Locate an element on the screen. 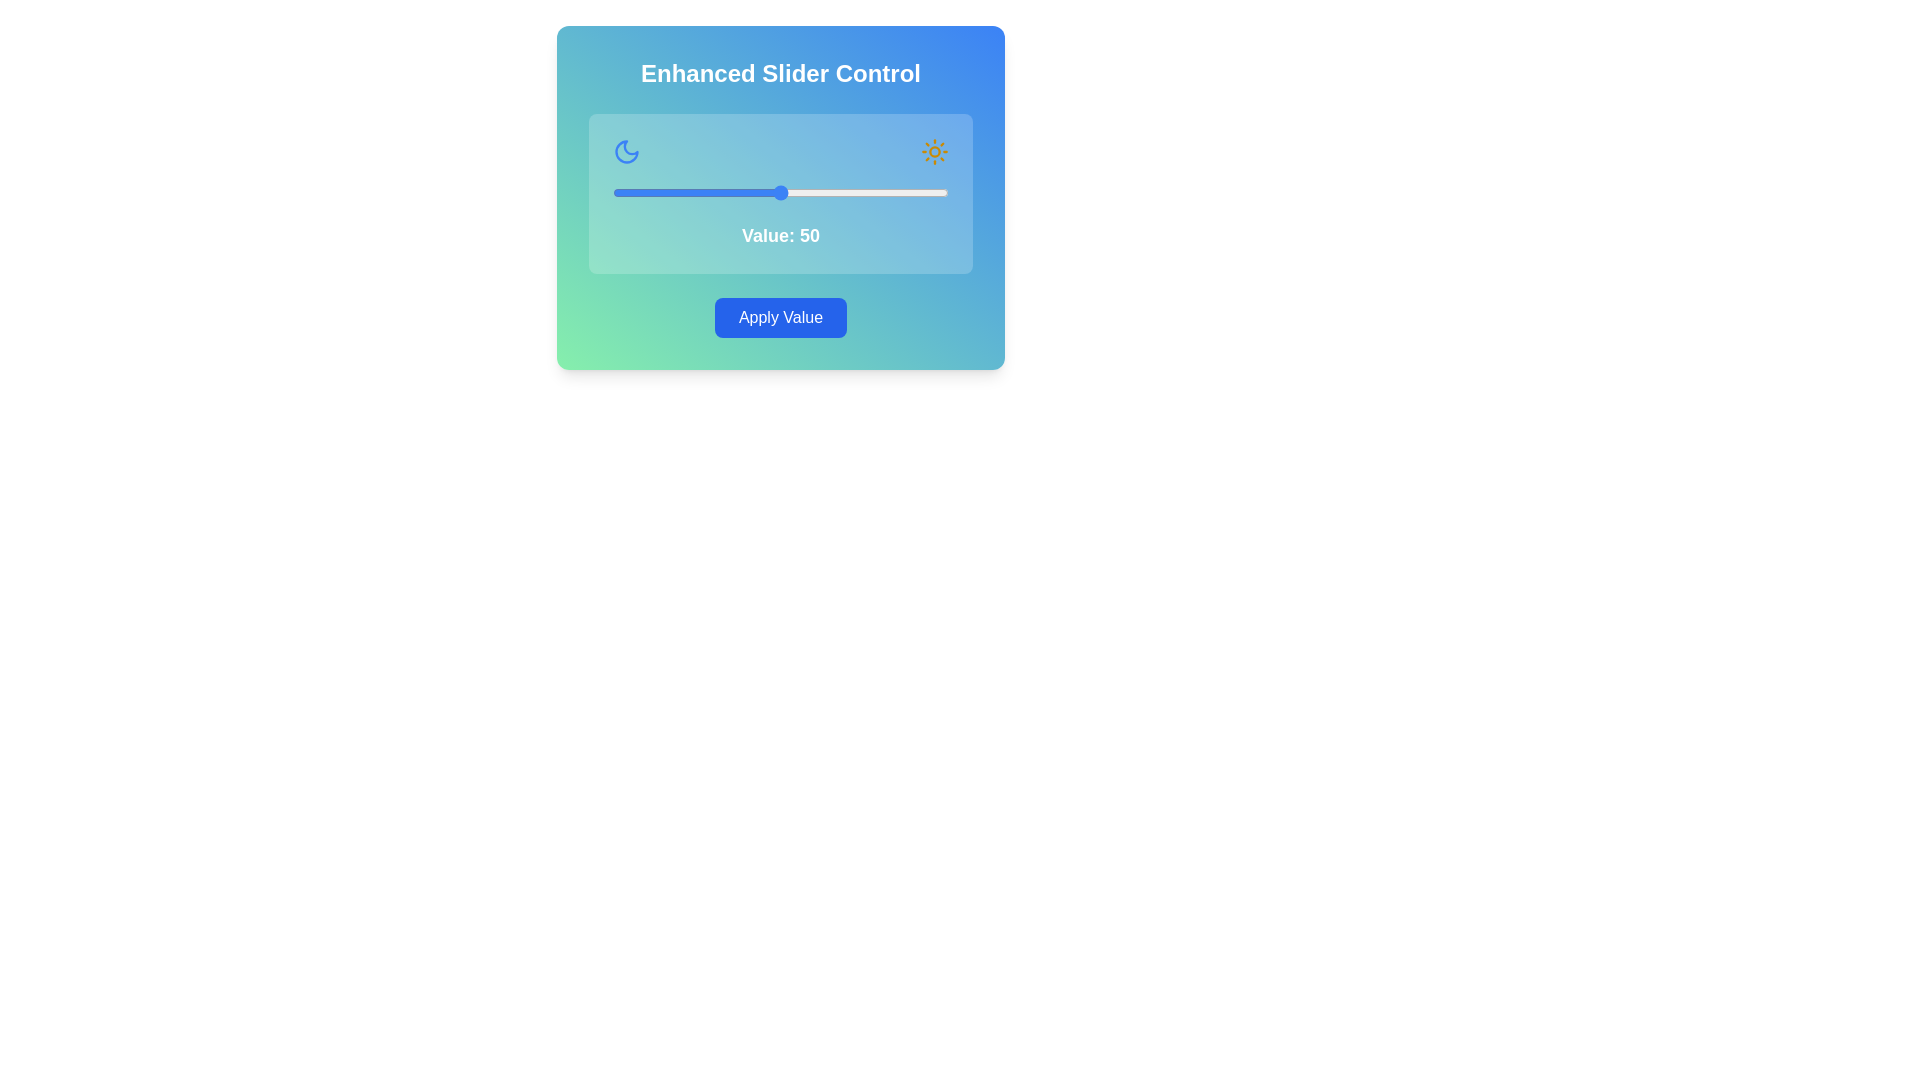  the slider is located at coordinates (746, 192).